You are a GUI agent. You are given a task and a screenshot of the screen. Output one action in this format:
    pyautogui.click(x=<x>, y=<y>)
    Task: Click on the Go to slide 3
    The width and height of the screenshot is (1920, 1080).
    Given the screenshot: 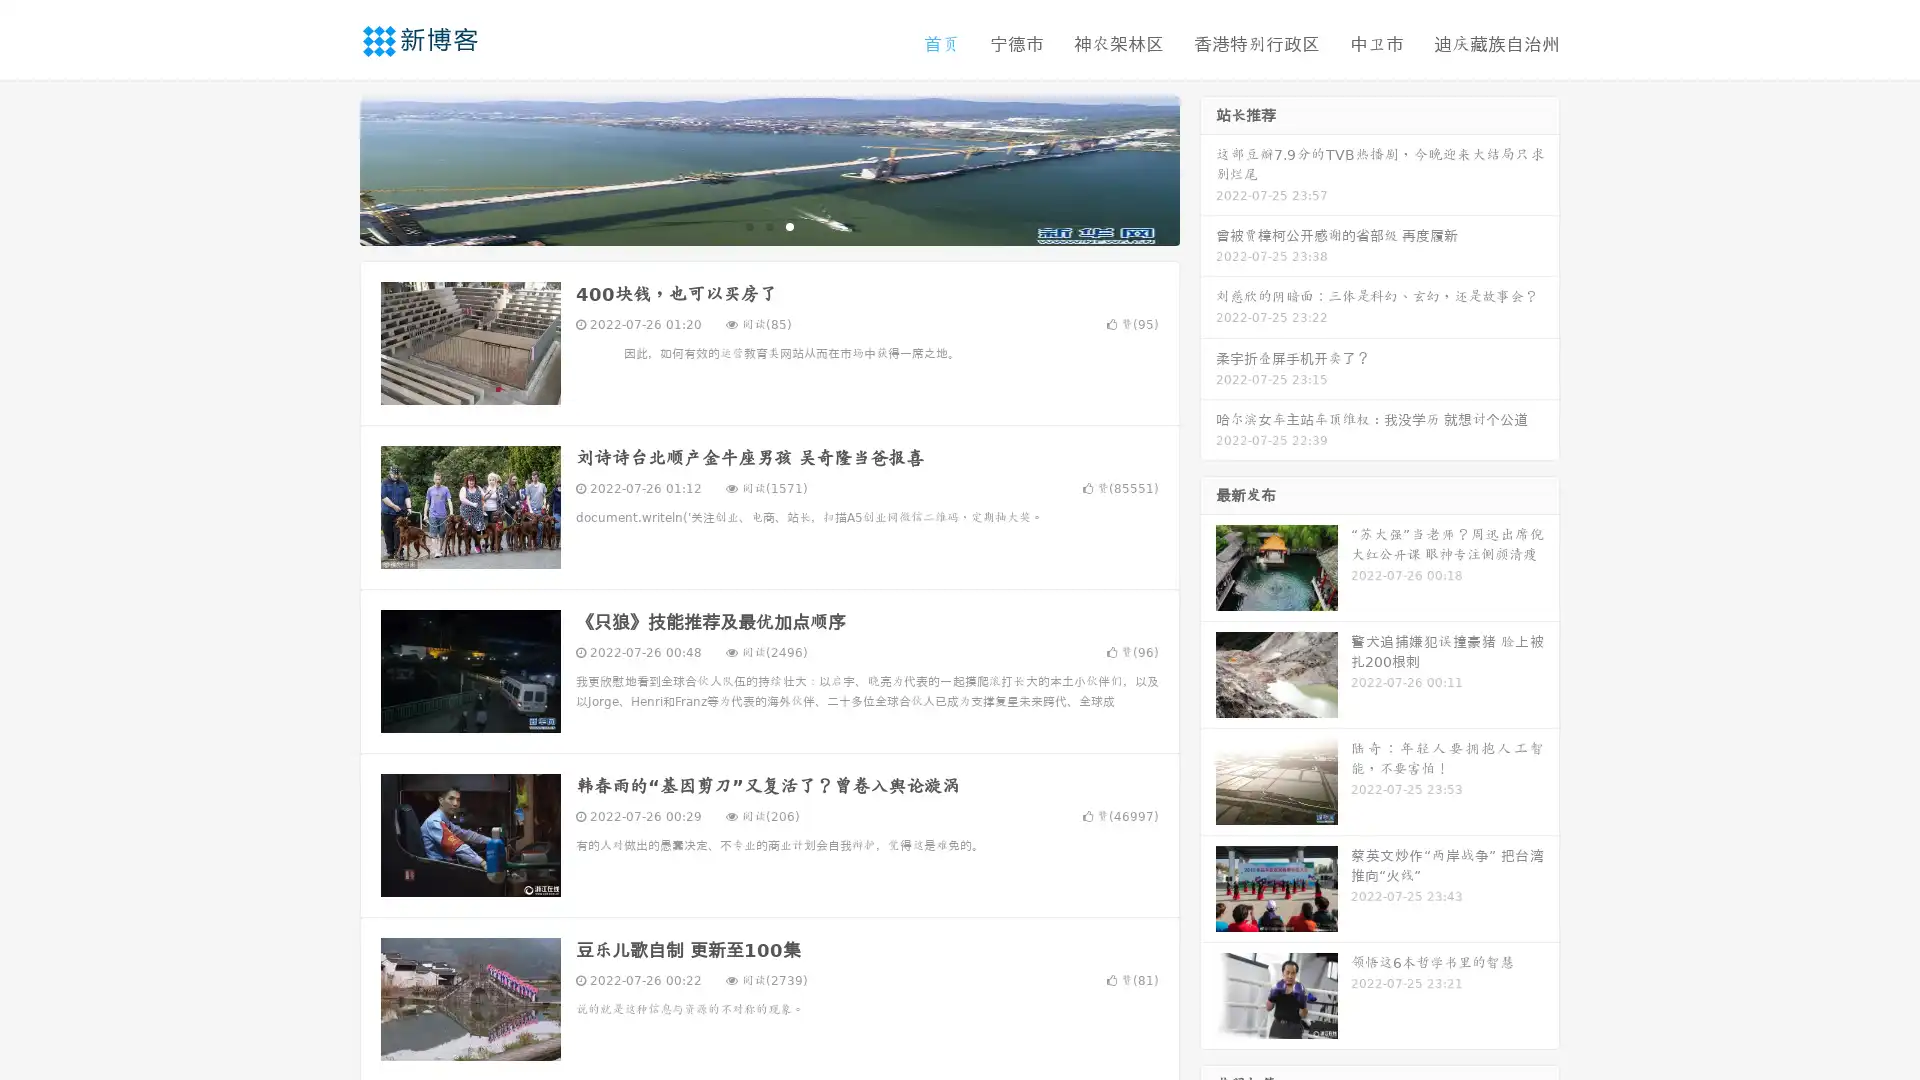 What is the action you would take?
    pyautogui.click(x=789, y=225)
    